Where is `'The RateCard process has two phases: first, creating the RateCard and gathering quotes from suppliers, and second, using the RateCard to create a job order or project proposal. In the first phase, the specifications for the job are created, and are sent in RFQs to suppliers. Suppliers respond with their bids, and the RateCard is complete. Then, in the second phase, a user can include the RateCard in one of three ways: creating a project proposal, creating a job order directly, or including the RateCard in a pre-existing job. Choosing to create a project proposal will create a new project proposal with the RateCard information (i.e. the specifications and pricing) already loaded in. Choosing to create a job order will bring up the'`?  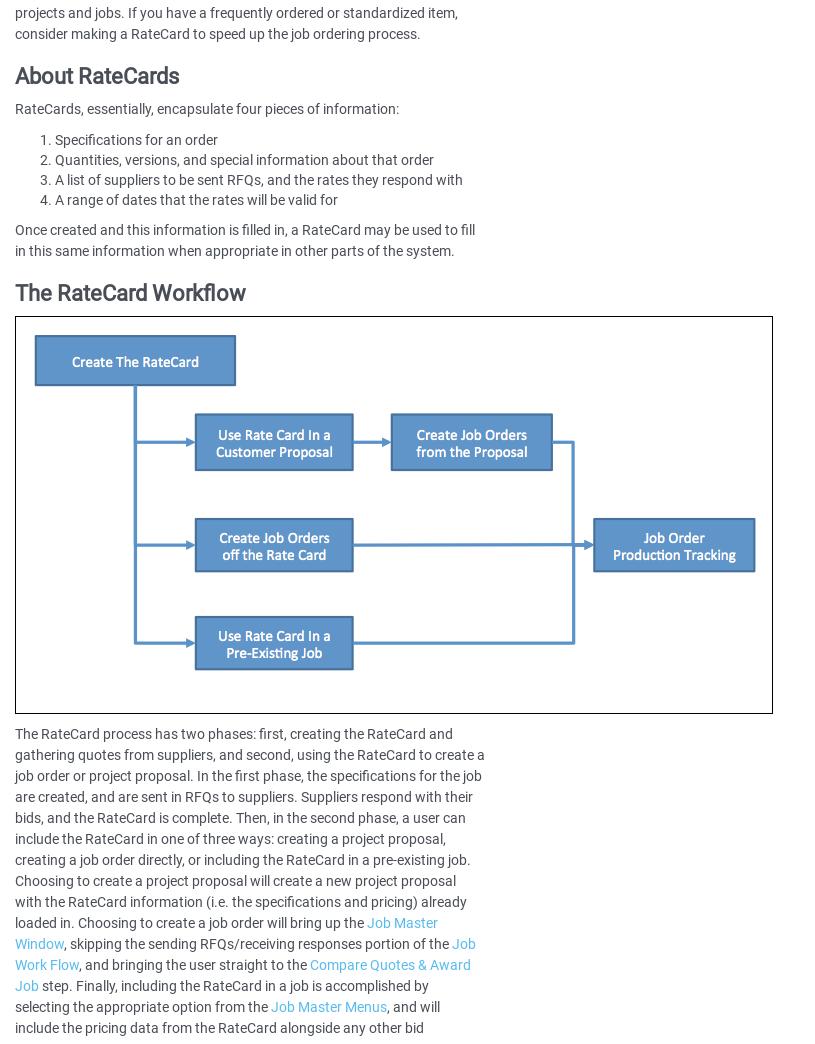 'The RateCard process has two phases: first, creating the RateCard and gathering quotes from suppliers, and second, using the RateCard to create a job order or project proposal. In the first phase, the specifications for the job are created, and are sent in RFQs to suppliers. Suppliers respond with their bids, and the RateCard is complete. Then, in the second phase, a user can include the RateCard in one of three ways: creating a project proposal, creating a job order directly, or including the RateCard in a pre-existing job. Choosing to create a project proposal will create a new project proposal with the RateCard information (i.e. the specifications and pricing) already loaded in. Choosing to create a job order will bring up the' is located at coordinates (13, 827).